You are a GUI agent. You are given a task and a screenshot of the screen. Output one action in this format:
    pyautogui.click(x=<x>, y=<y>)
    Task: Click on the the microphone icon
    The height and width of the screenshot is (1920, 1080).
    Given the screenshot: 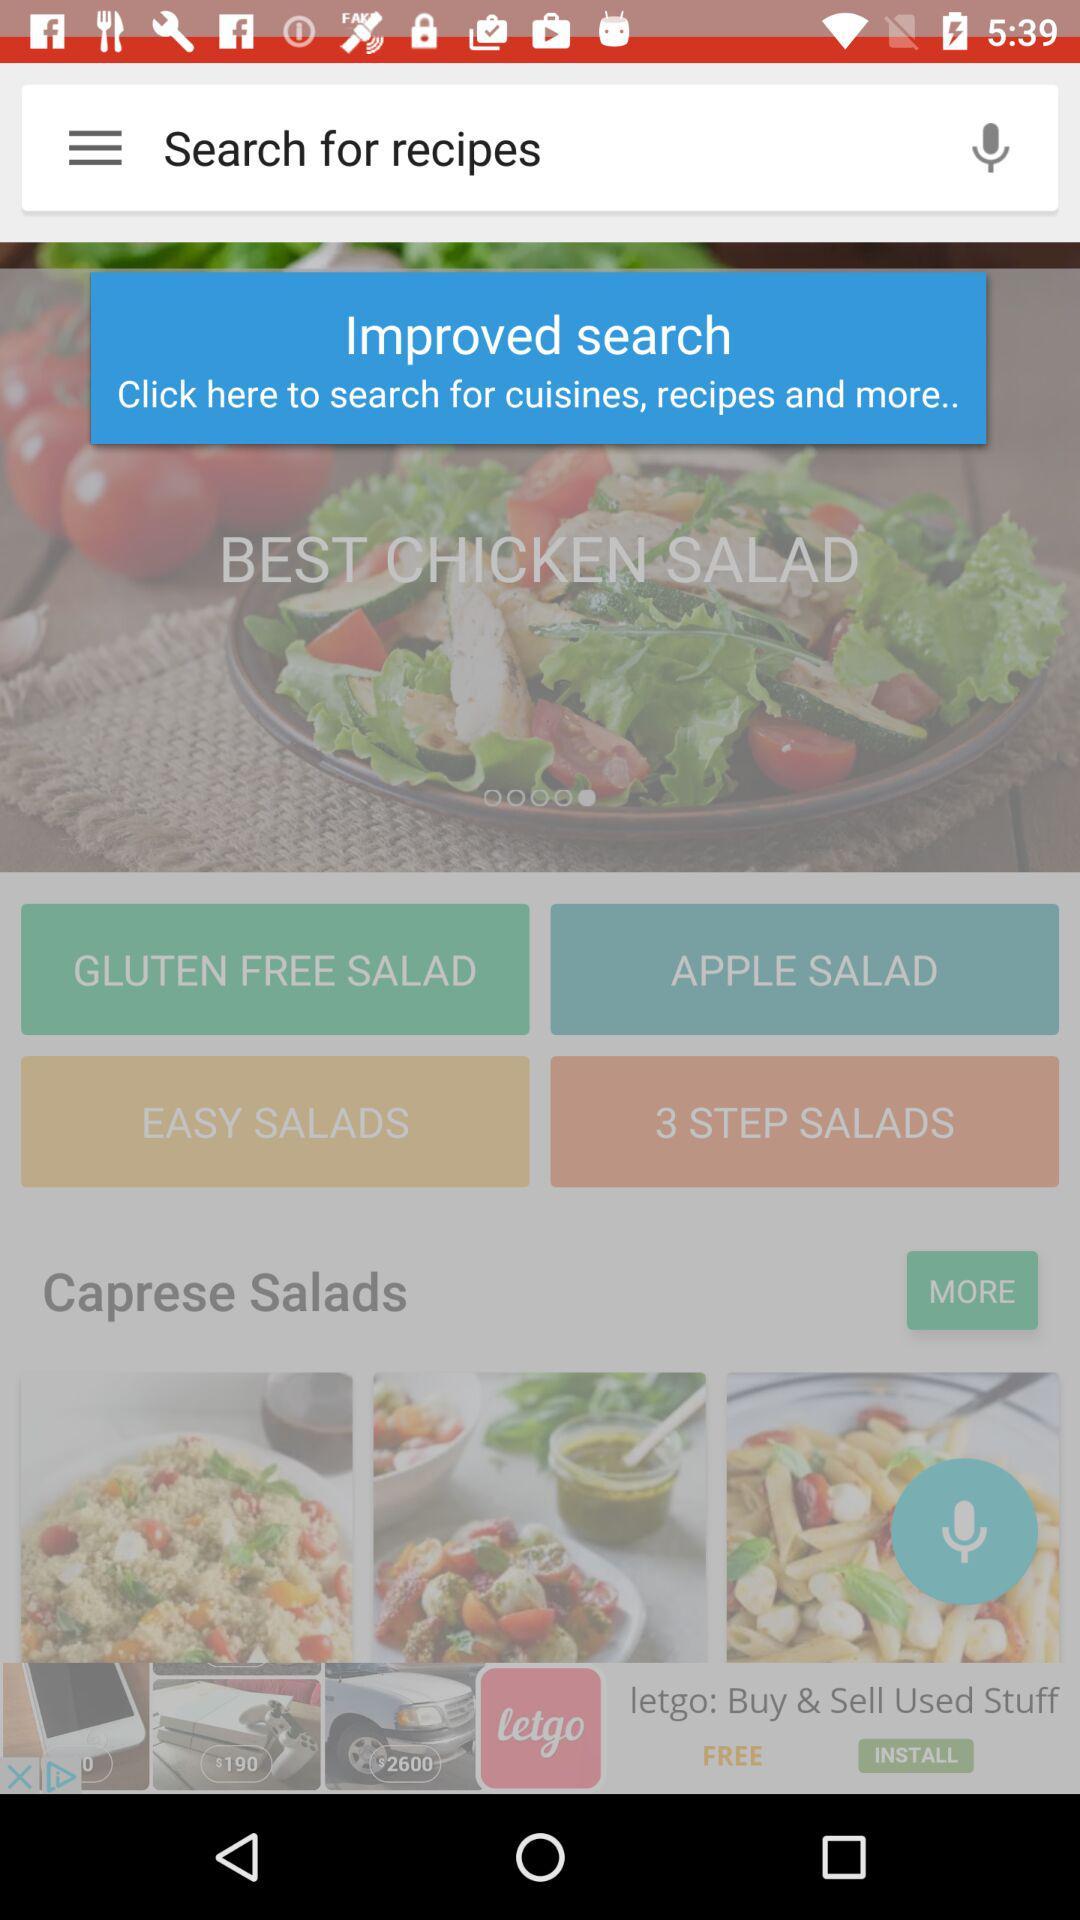 What is the action you would take?
    pyautogui.click(x=990, y=146)
    